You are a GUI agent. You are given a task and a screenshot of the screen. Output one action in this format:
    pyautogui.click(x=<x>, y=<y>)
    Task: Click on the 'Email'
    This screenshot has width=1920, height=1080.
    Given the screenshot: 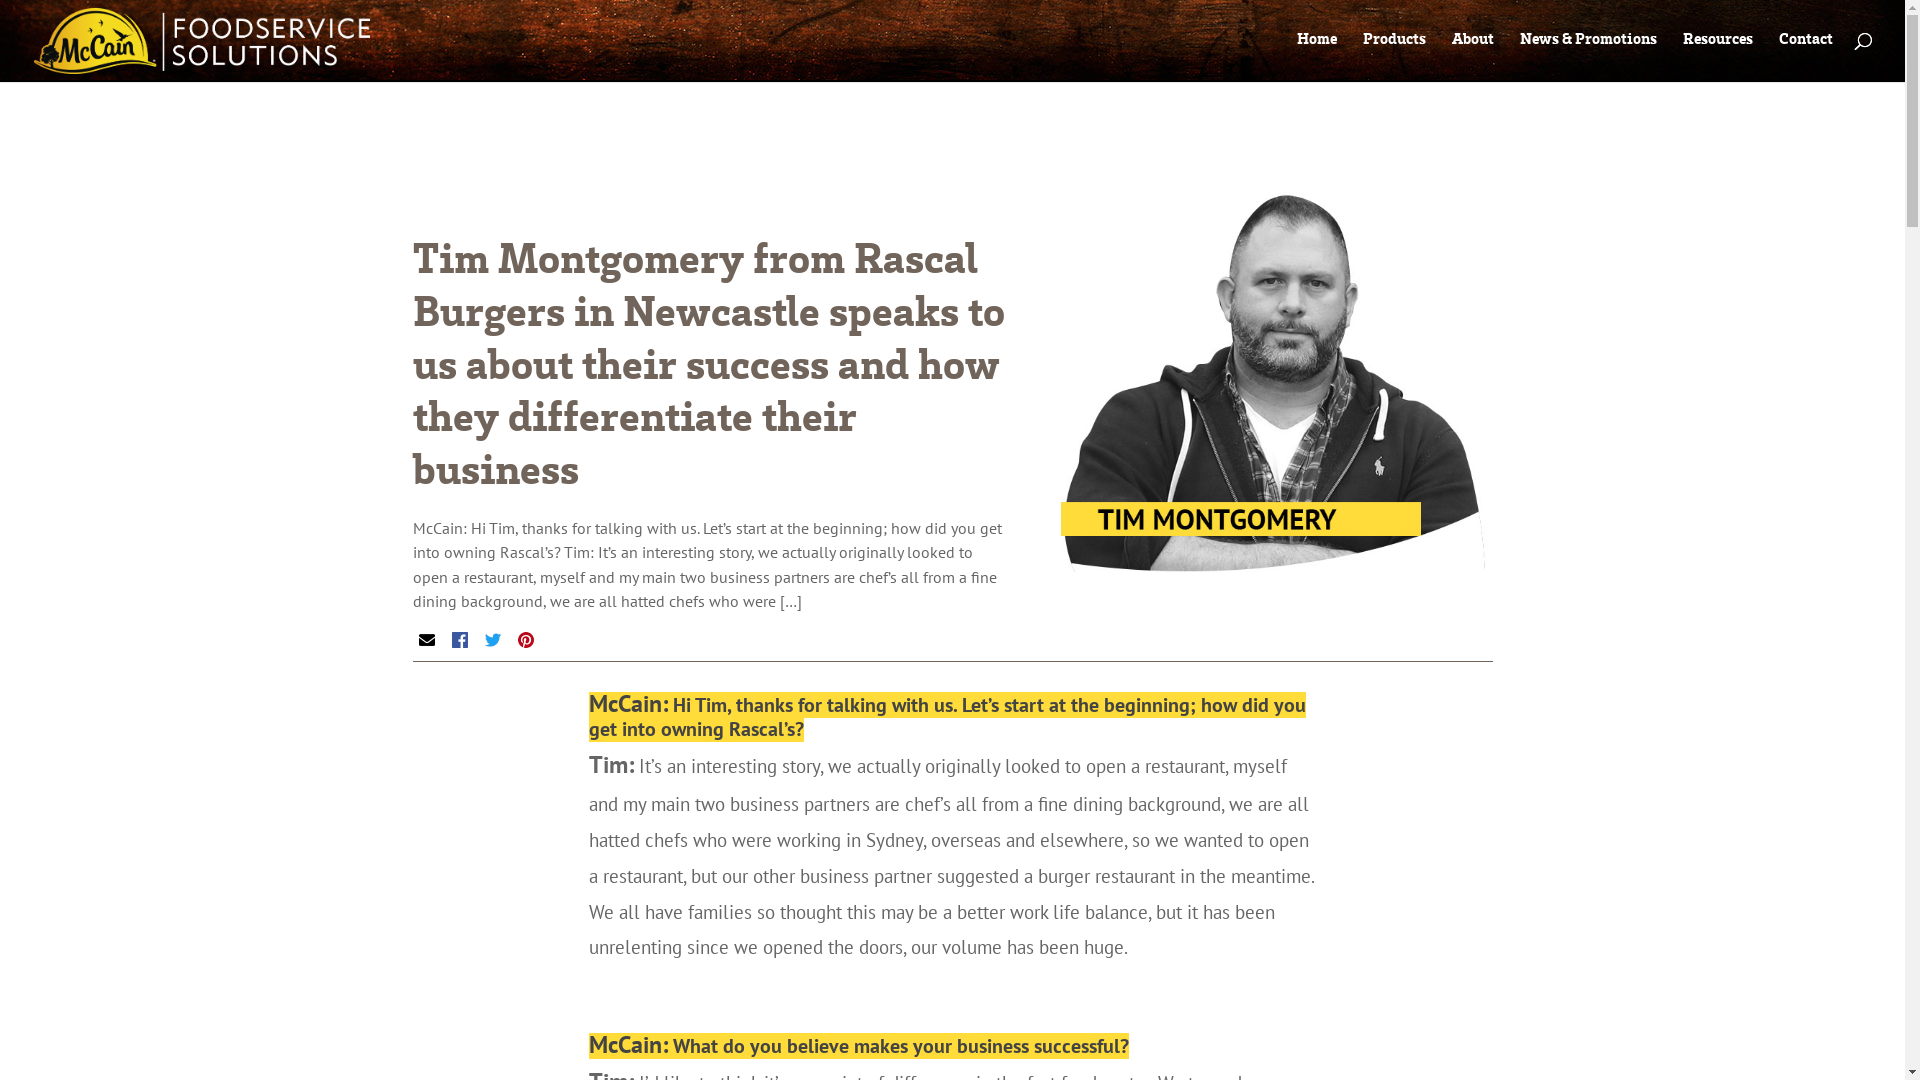 What is the action you would take?
    pyautogui.click(x=425, y=640)
    